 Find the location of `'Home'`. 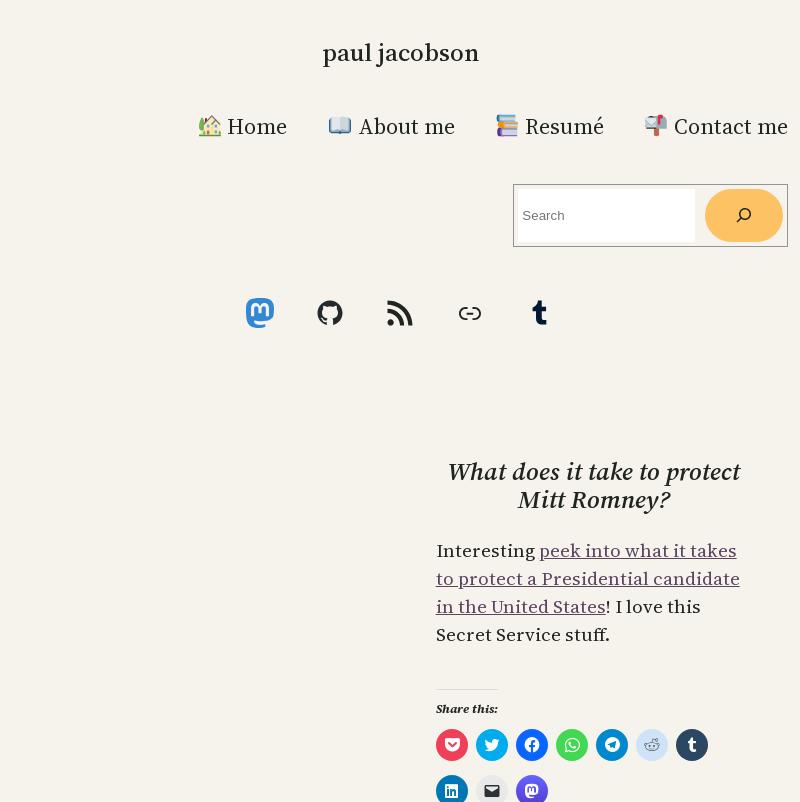

'Home' is located at coordinates (222, 124).